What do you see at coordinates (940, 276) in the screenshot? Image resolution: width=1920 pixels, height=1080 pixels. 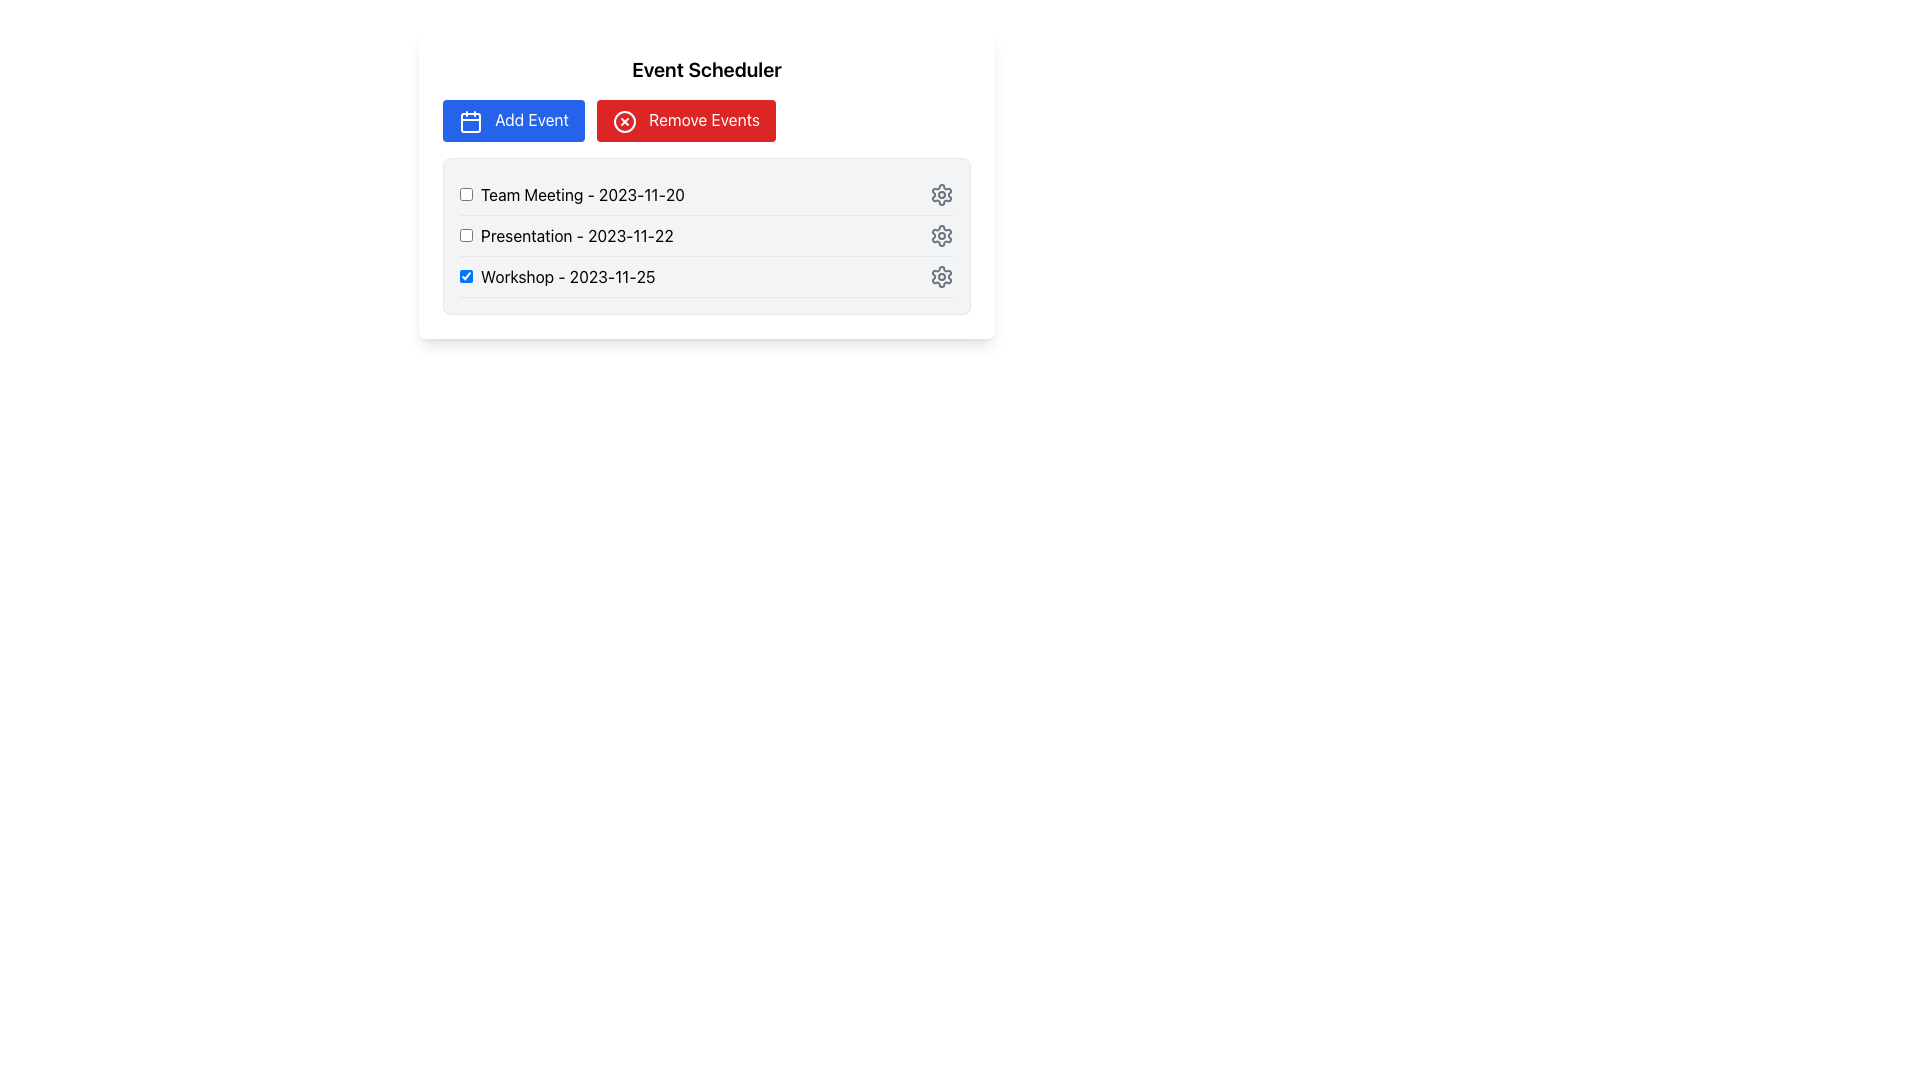 I see `the gear icon located to the right of the text 'Workshop - 2023-11-25'` at bounding box center [940, 276].